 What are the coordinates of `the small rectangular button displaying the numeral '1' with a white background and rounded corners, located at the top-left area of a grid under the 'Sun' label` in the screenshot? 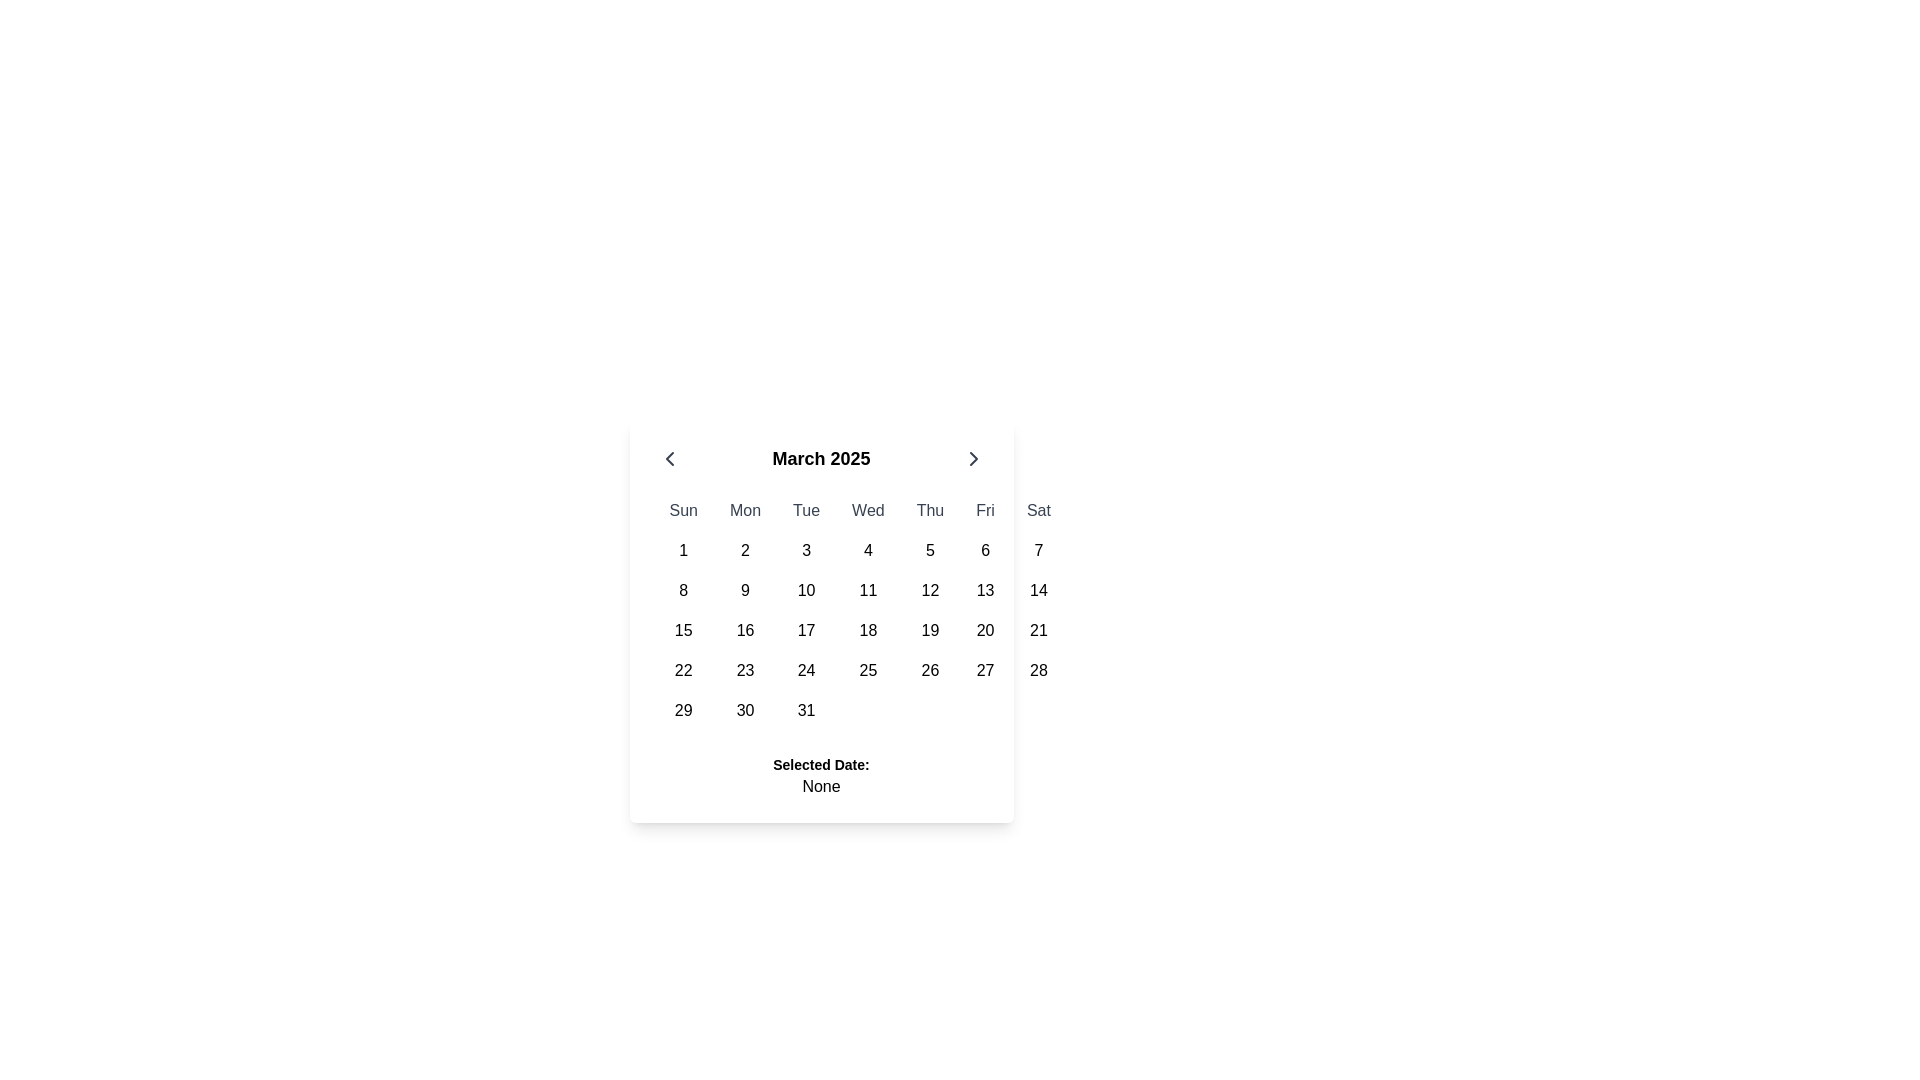 It's located at (683, 551).